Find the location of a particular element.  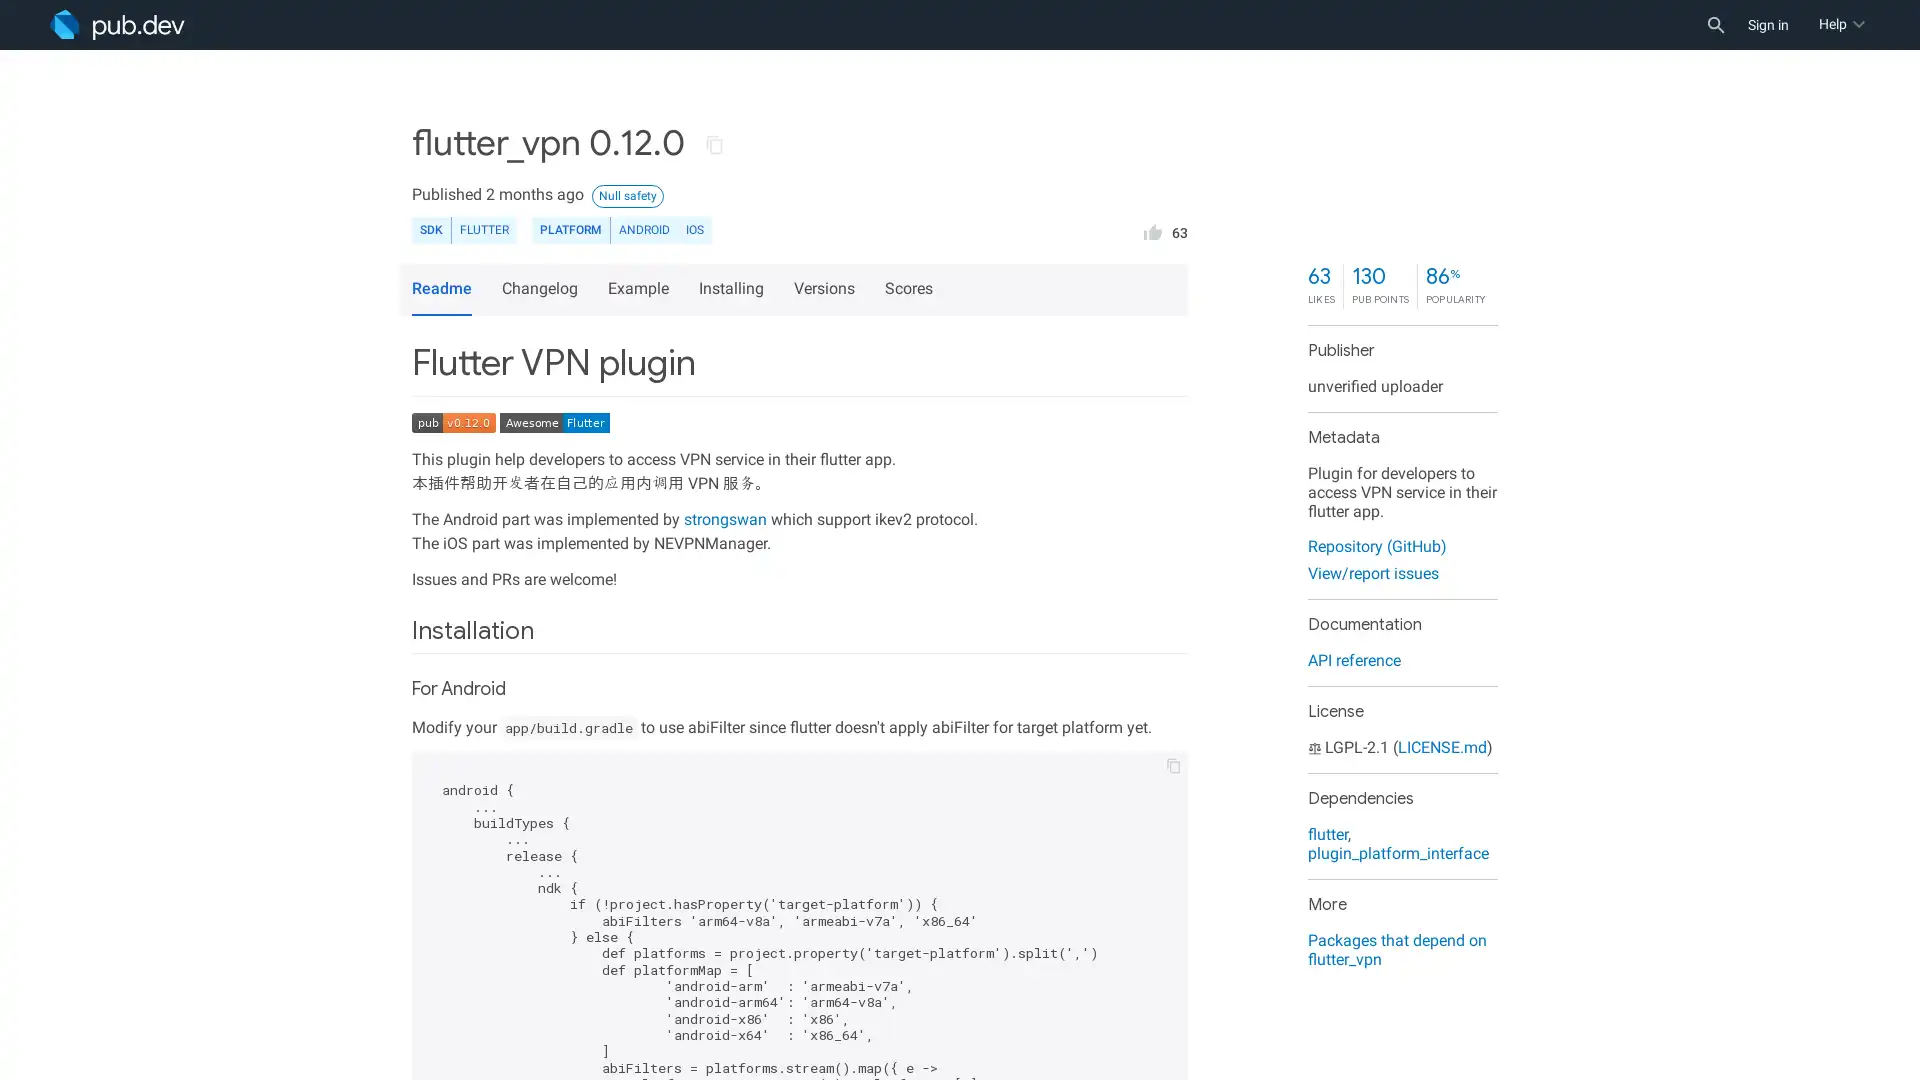

Changelog is located at coordinates (542, 289).